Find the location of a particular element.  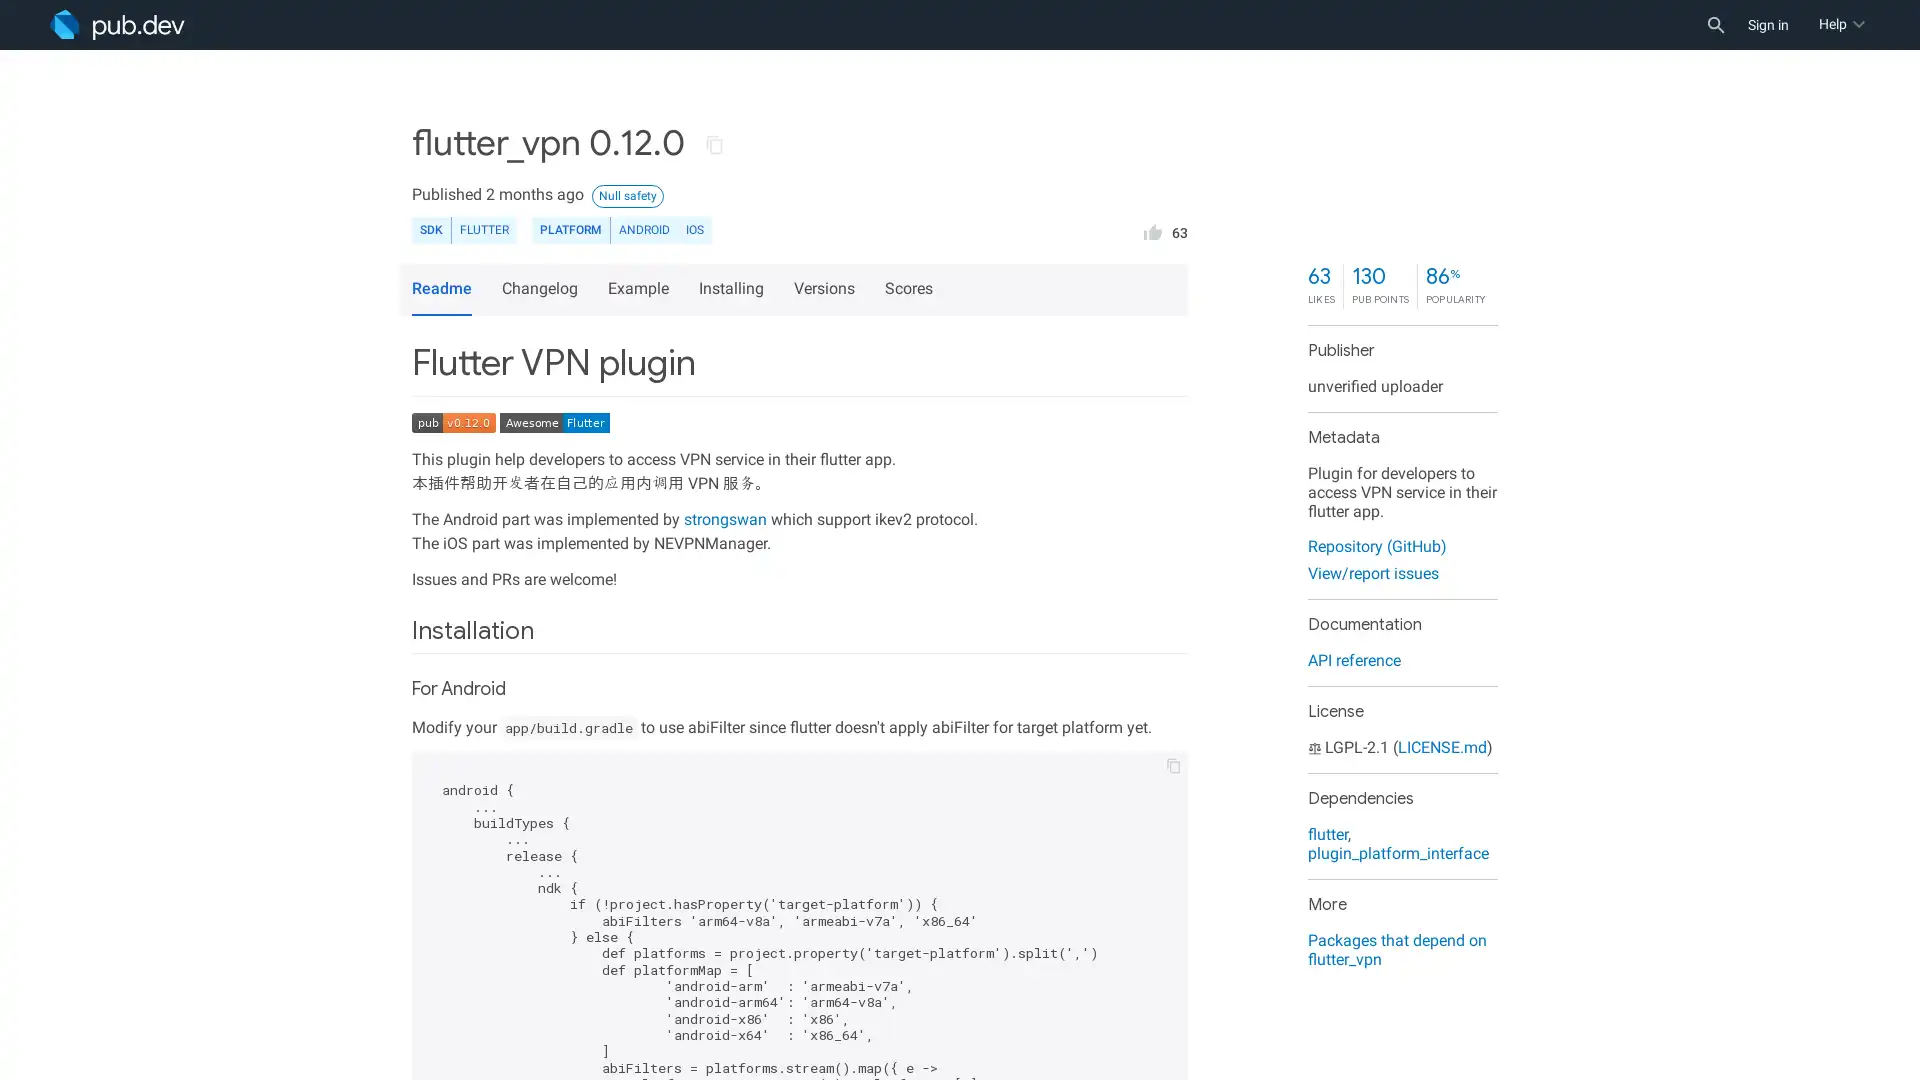

Changelog is located at coordinates (542, 289).